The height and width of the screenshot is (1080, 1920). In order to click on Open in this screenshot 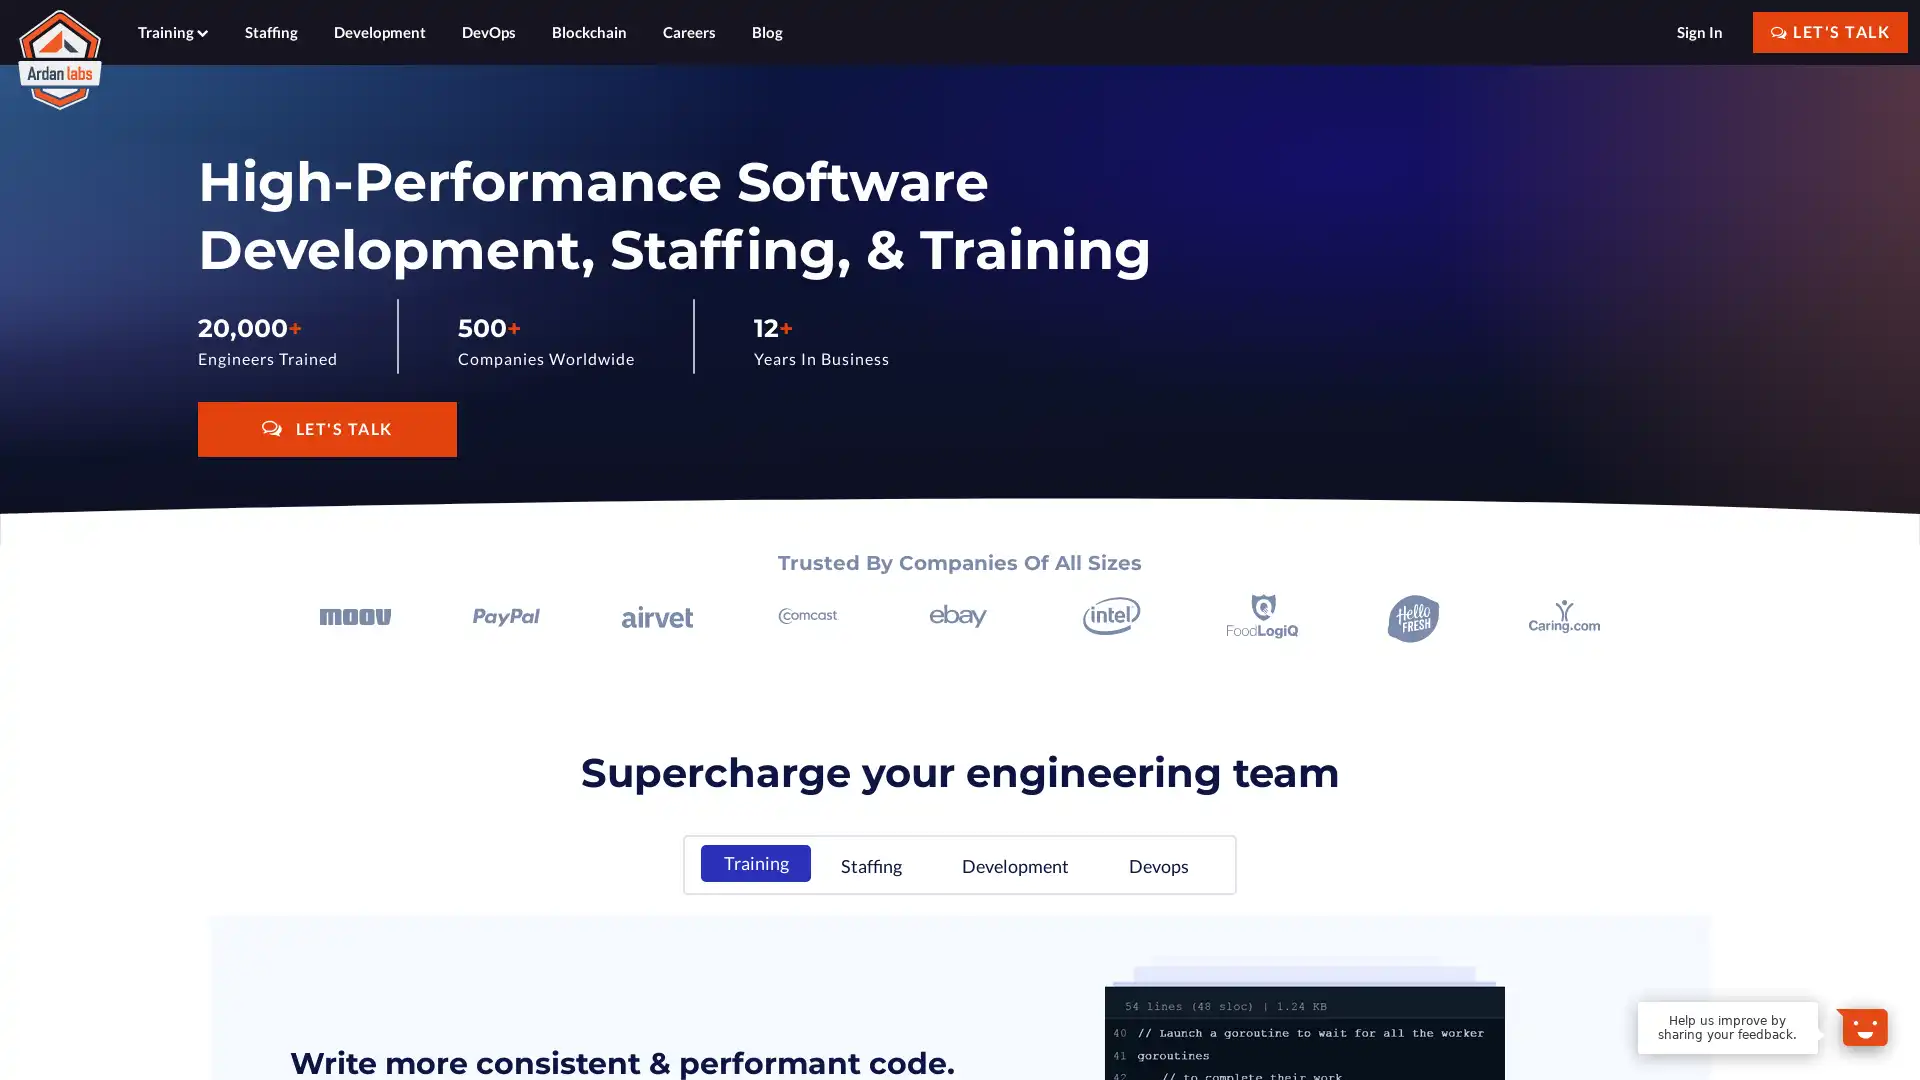, I will do `click(1860, 1026)`.